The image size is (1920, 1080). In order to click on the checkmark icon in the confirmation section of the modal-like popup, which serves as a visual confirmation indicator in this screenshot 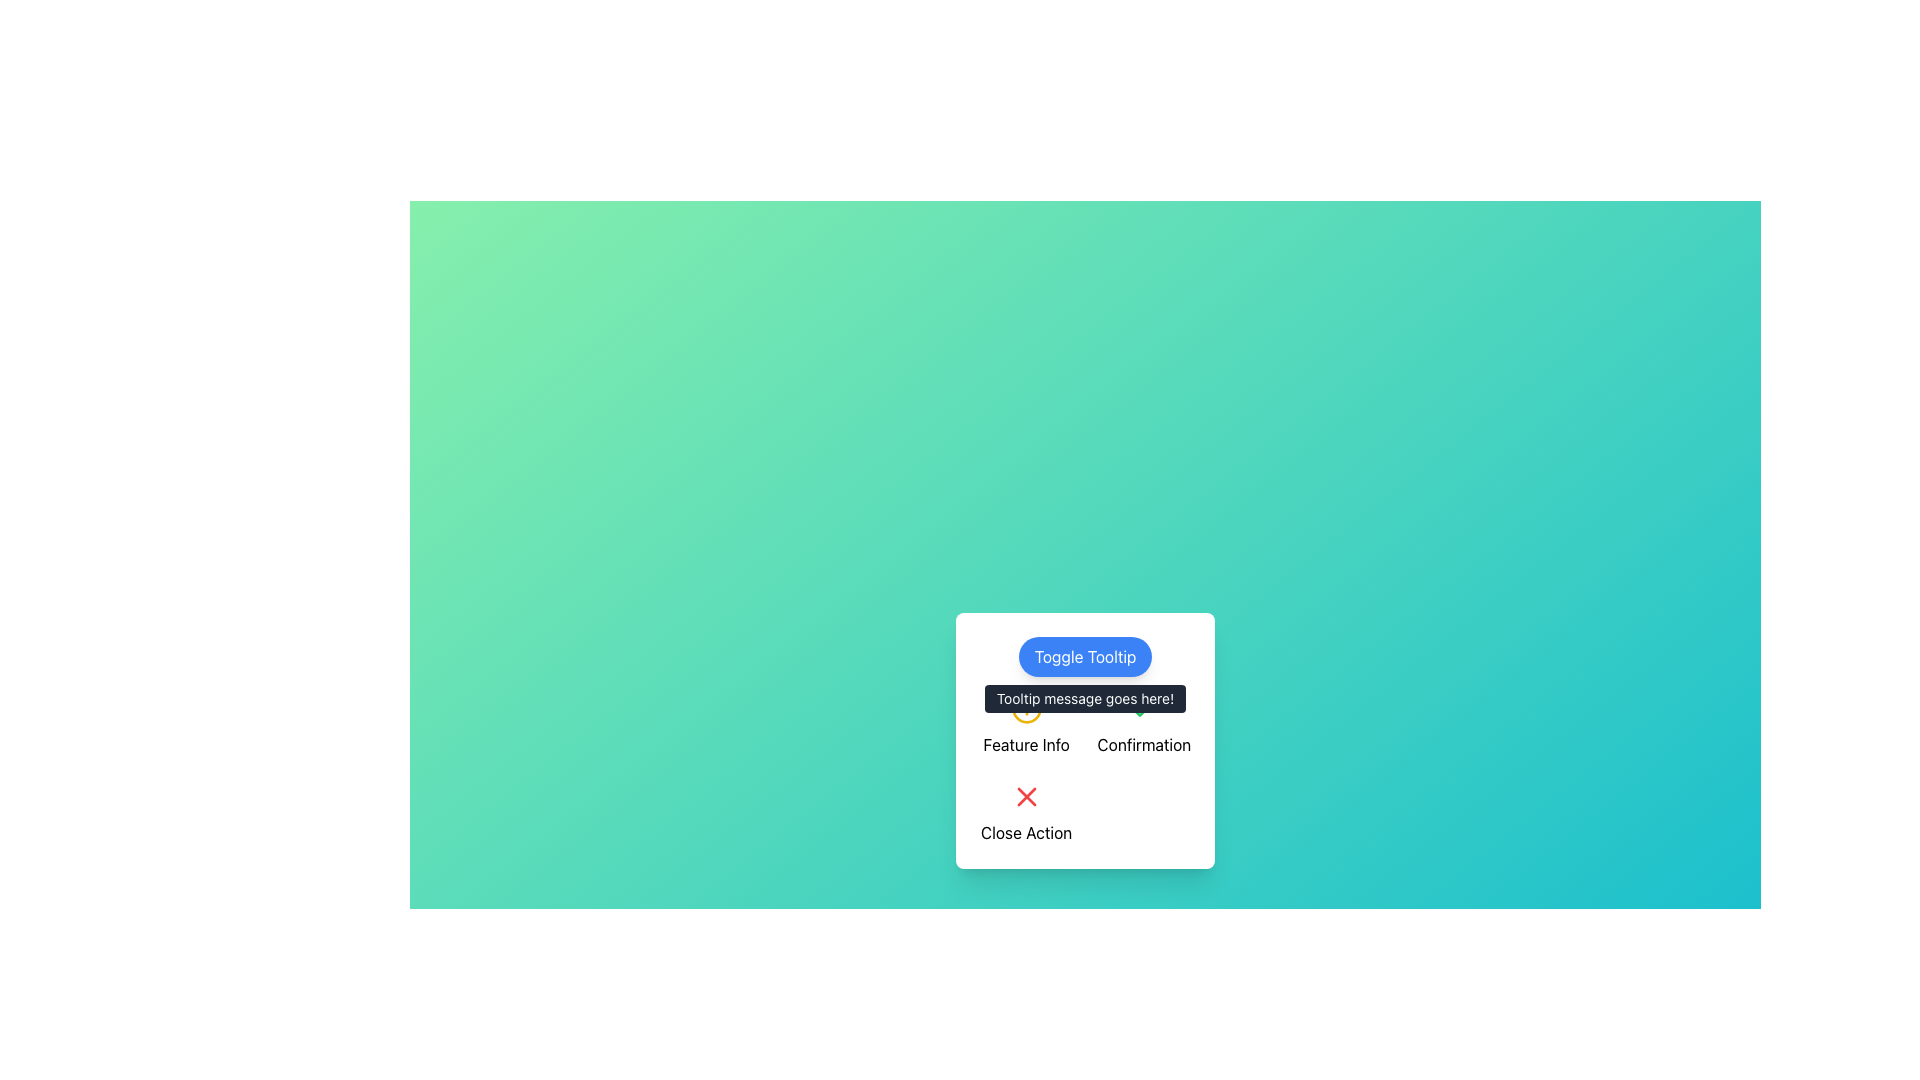, I will do `click(1144, 707)`.